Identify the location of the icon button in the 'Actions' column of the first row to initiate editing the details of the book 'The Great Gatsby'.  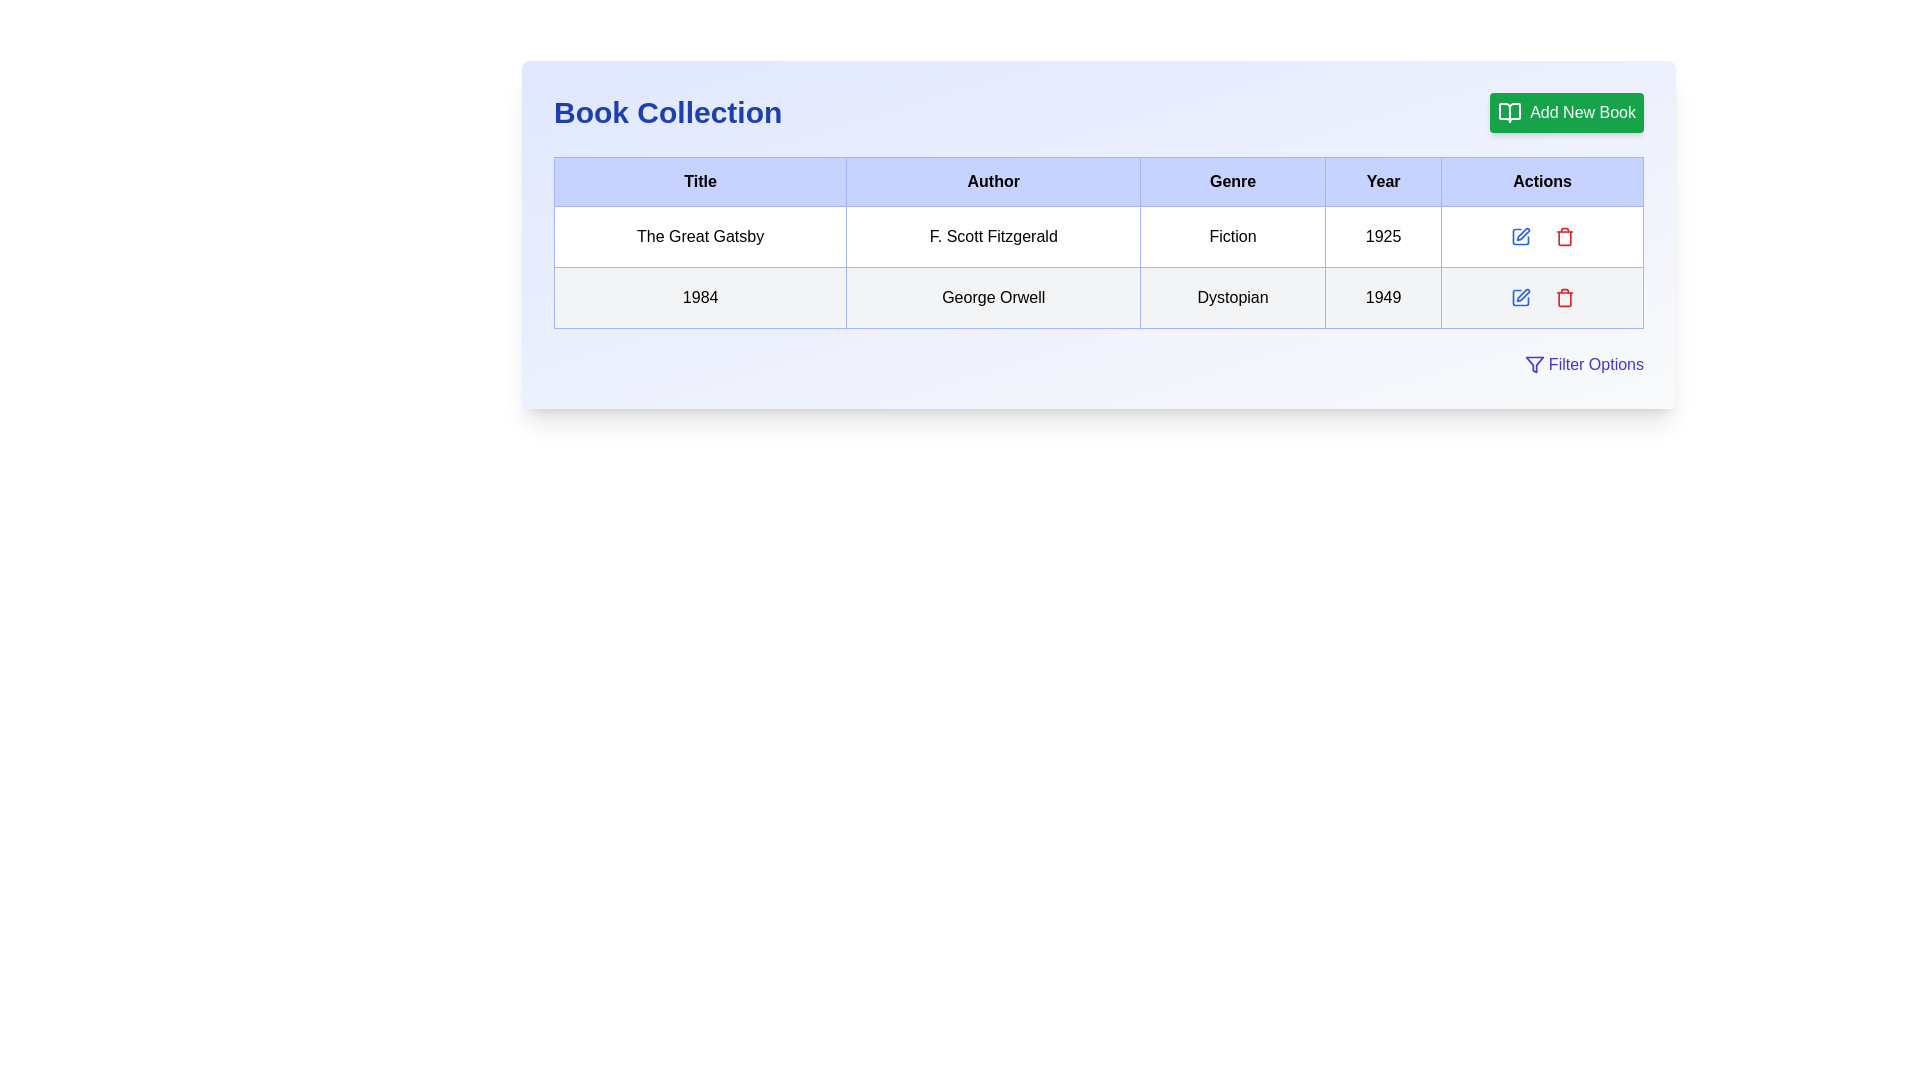
(1520, 235).